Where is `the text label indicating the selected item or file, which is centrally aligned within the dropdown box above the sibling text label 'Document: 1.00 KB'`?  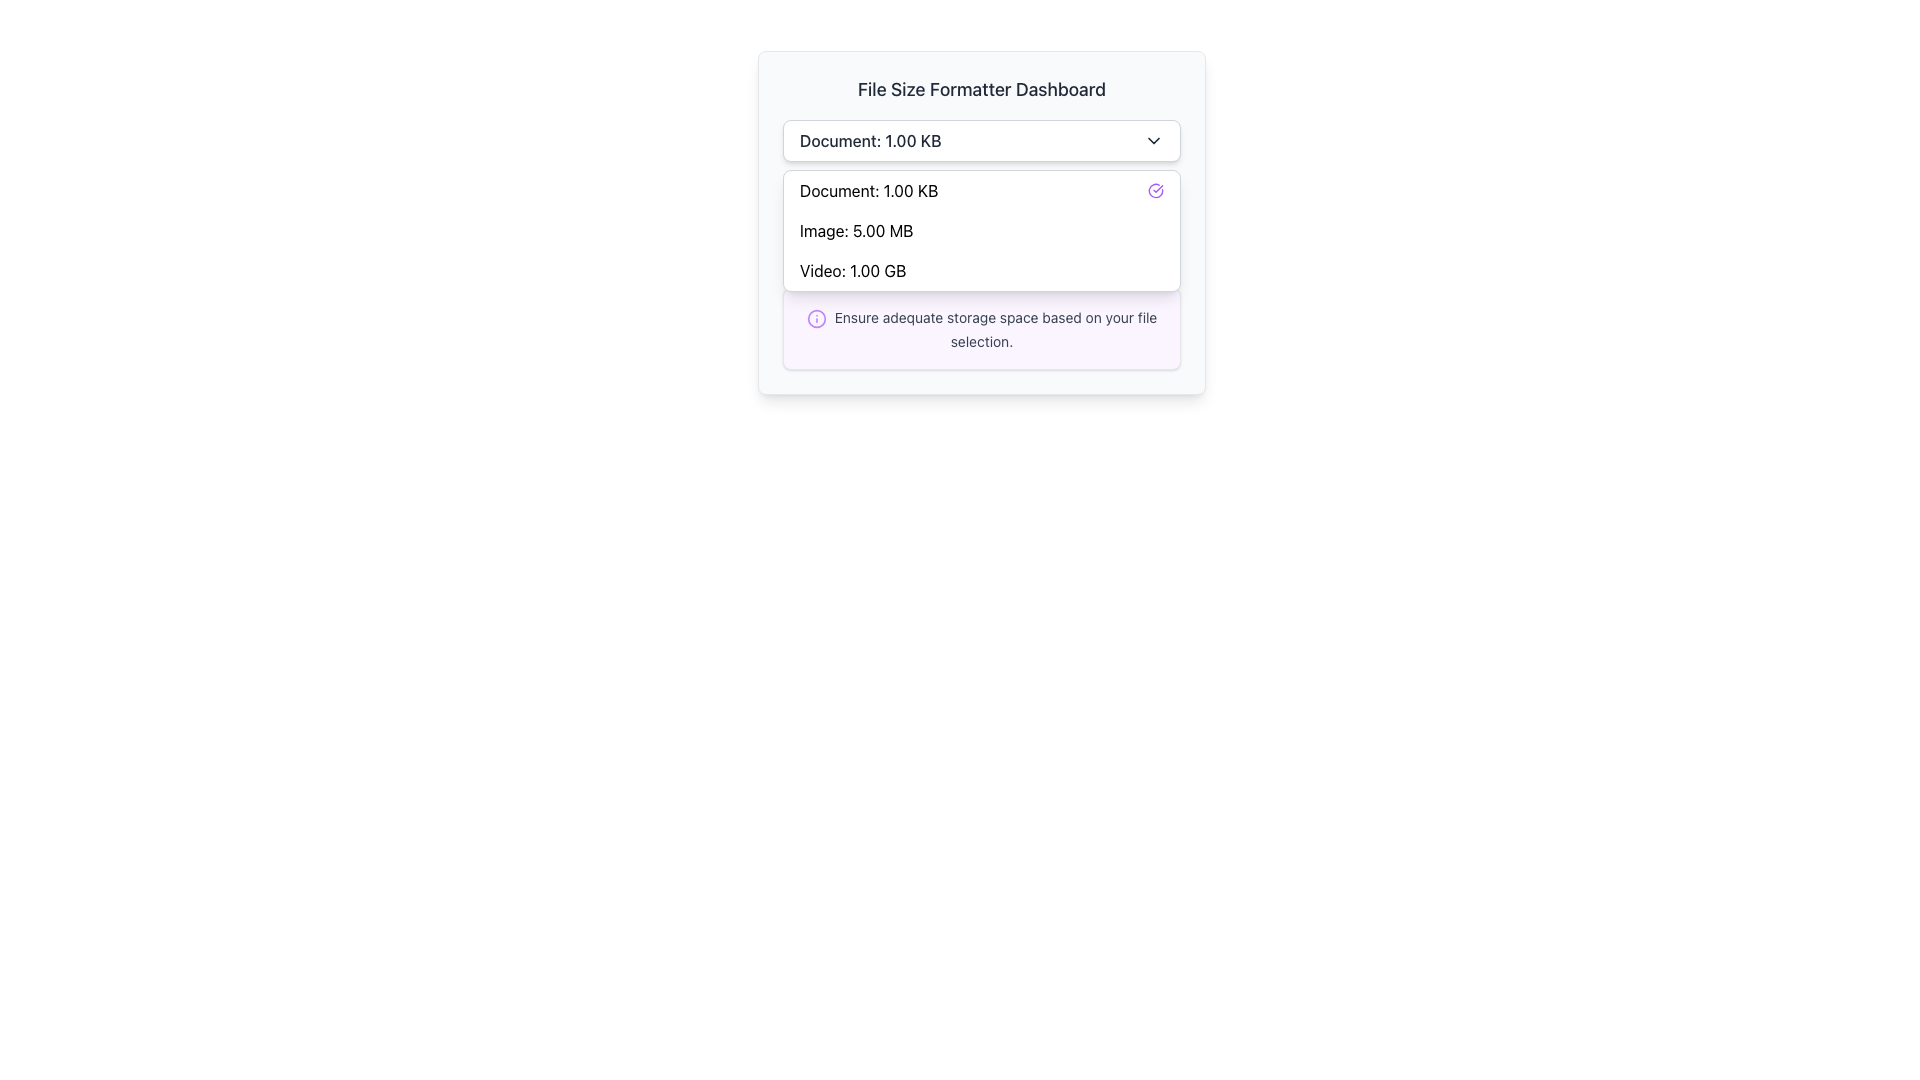 the text label indicating the selected item or file, which is centrally aligned within the dropdown box above the sibling text label 'Document: 1.00 KB' is located at coordinates (896, 215).